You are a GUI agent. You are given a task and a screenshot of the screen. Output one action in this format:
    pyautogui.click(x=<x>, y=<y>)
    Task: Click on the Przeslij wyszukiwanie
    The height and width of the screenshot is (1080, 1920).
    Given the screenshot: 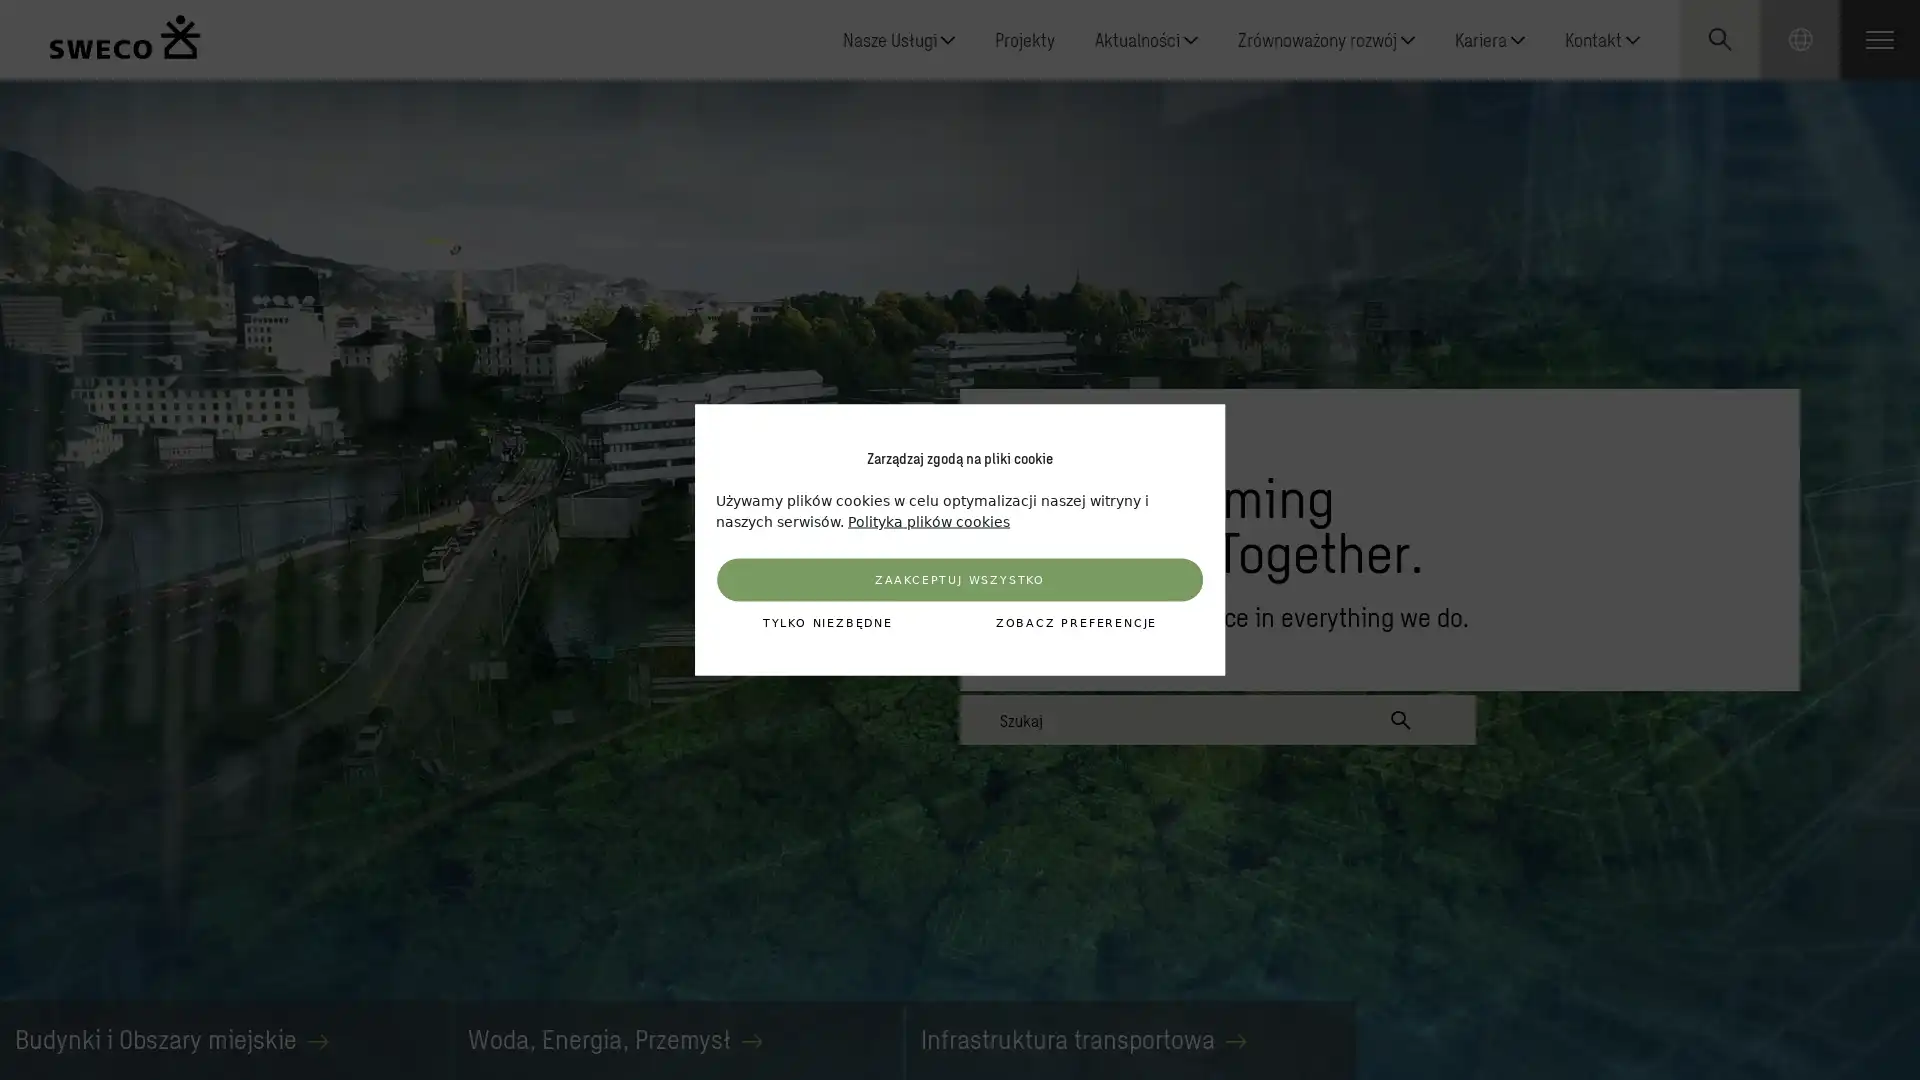 What is the action you would take?
    pyautogui.click(x=1757, y=220)
    